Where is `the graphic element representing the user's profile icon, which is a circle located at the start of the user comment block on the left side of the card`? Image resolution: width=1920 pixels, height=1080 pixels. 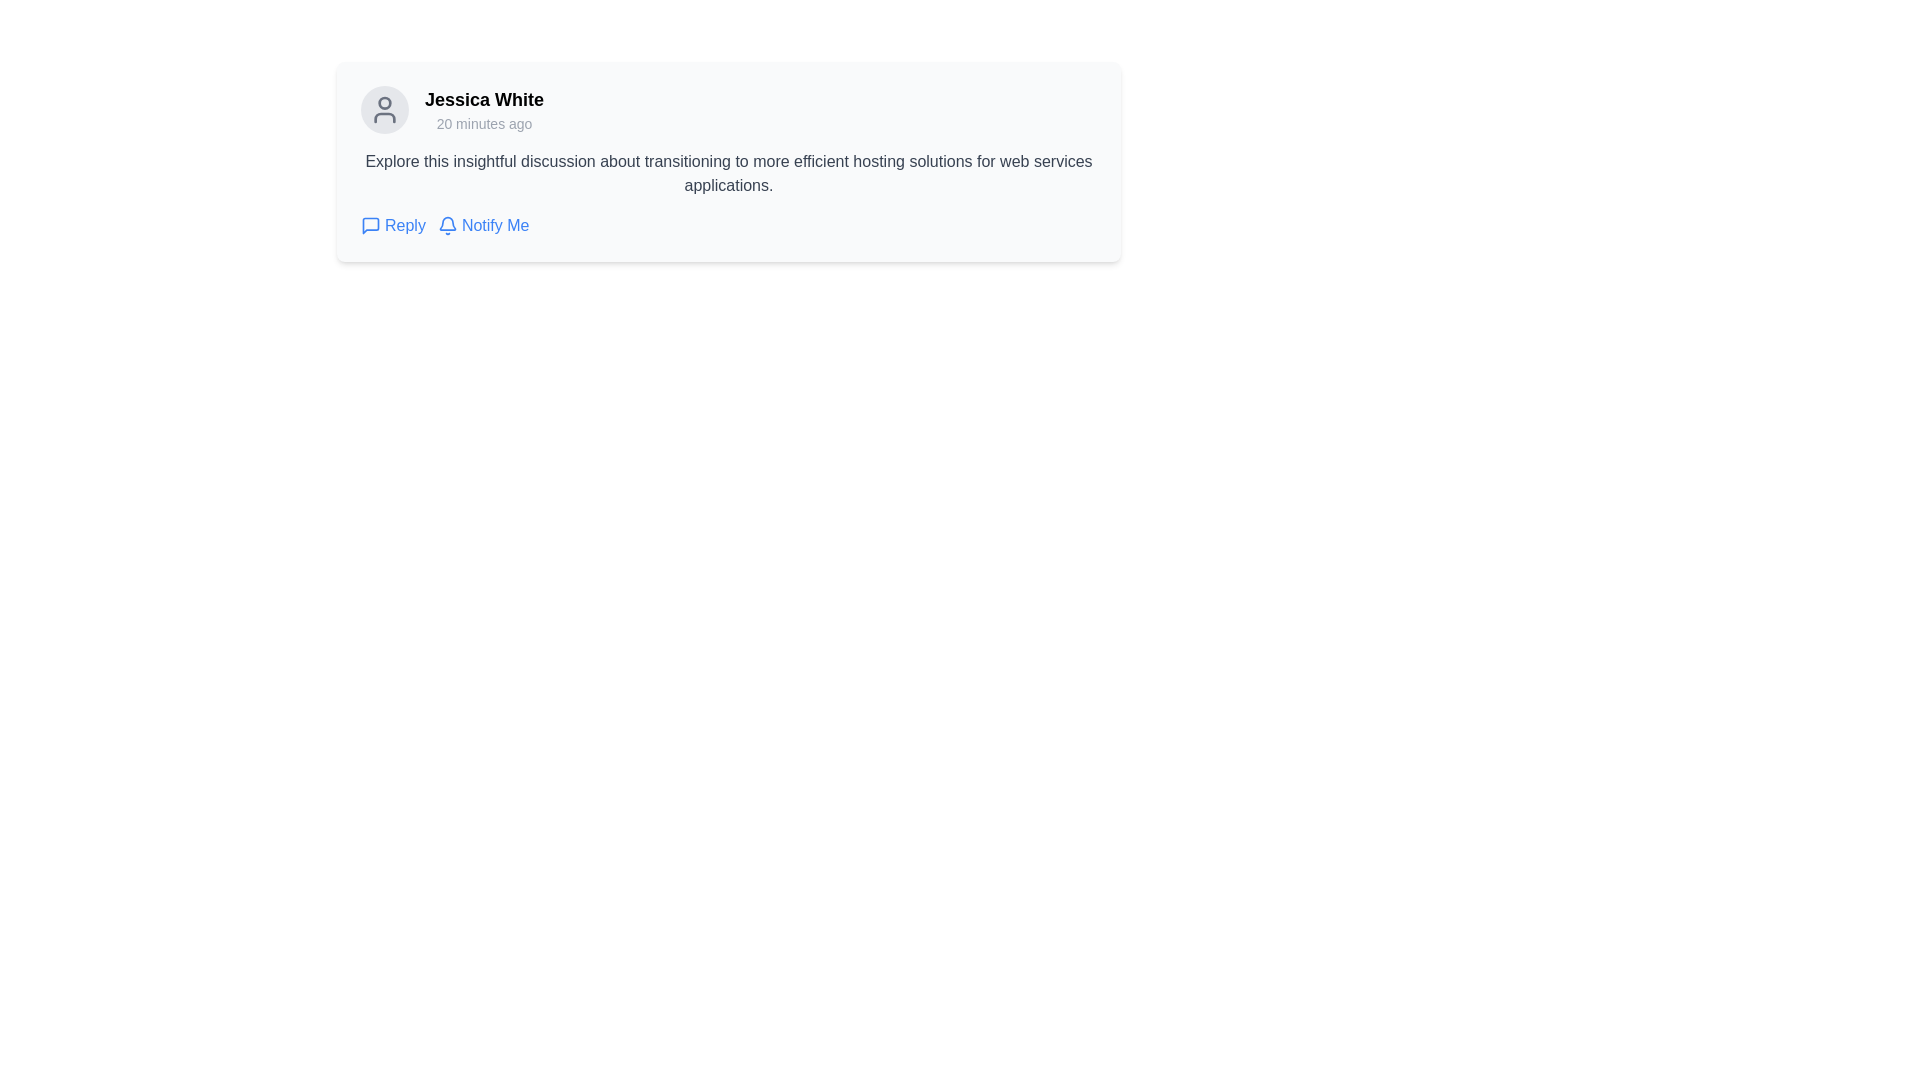
the graphic element representing the user's profile icon, which is a circle located at the start of the user comment block on the left side of the card is located at coordinates (384, 103).